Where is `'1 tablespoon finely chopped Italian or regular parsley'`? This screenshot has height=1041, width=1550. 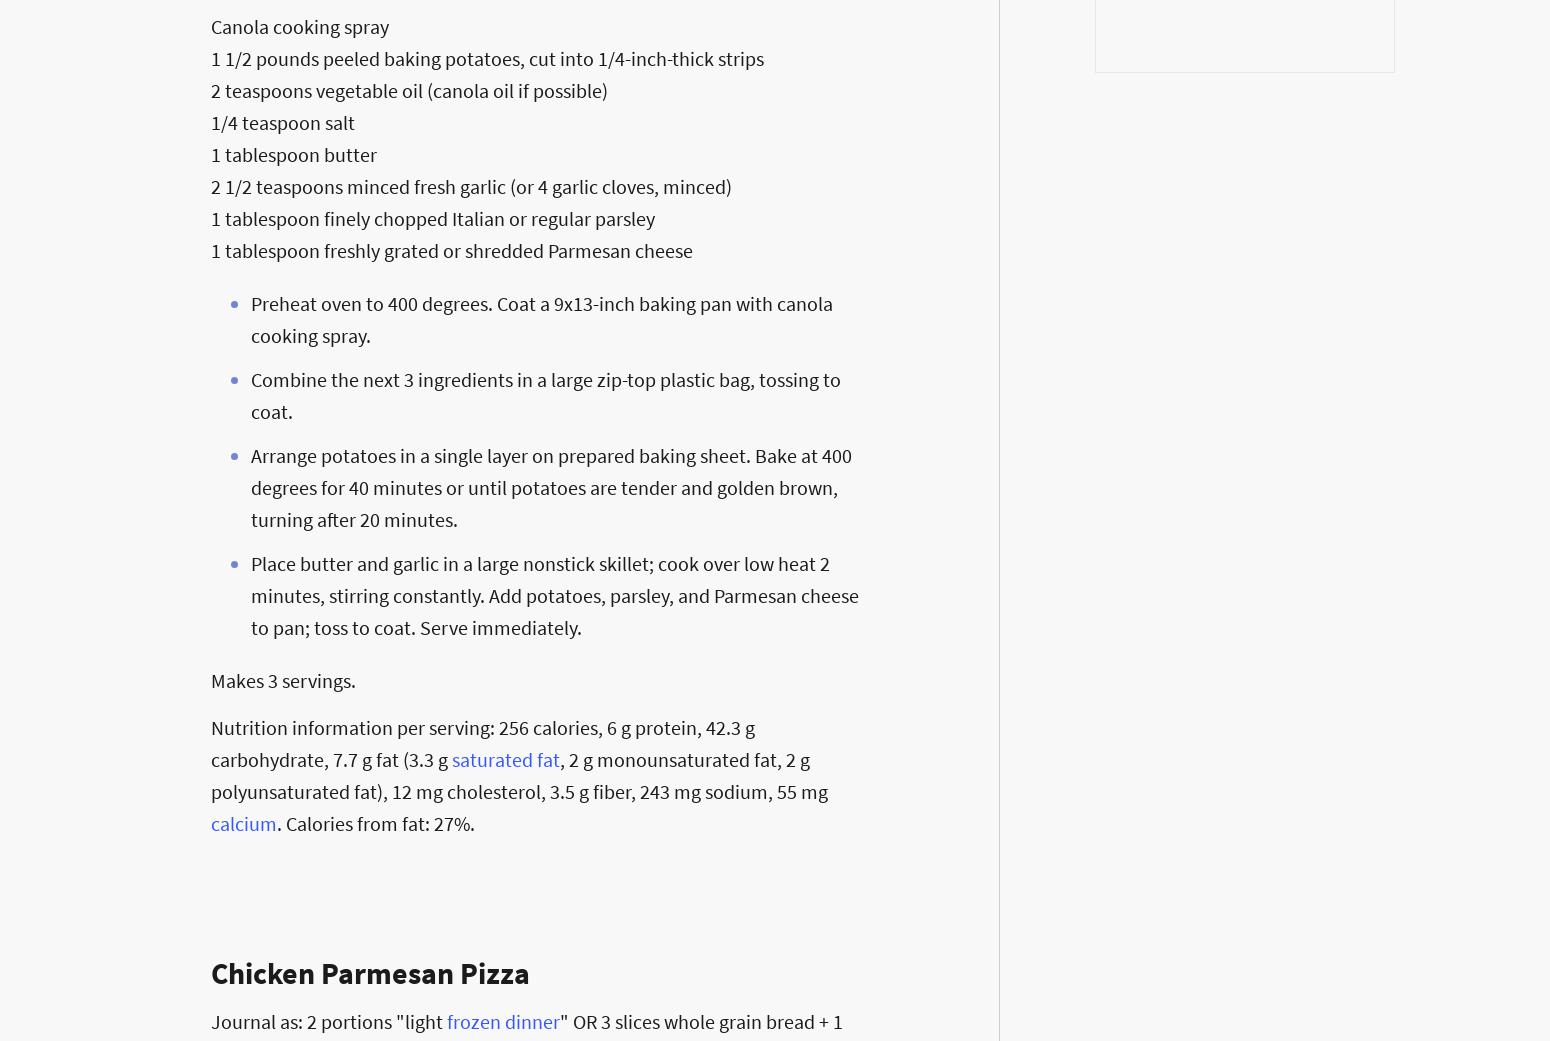 '1 tablespoon finely chopped Italian or regular parsley' is located at coordinates (209, 217).